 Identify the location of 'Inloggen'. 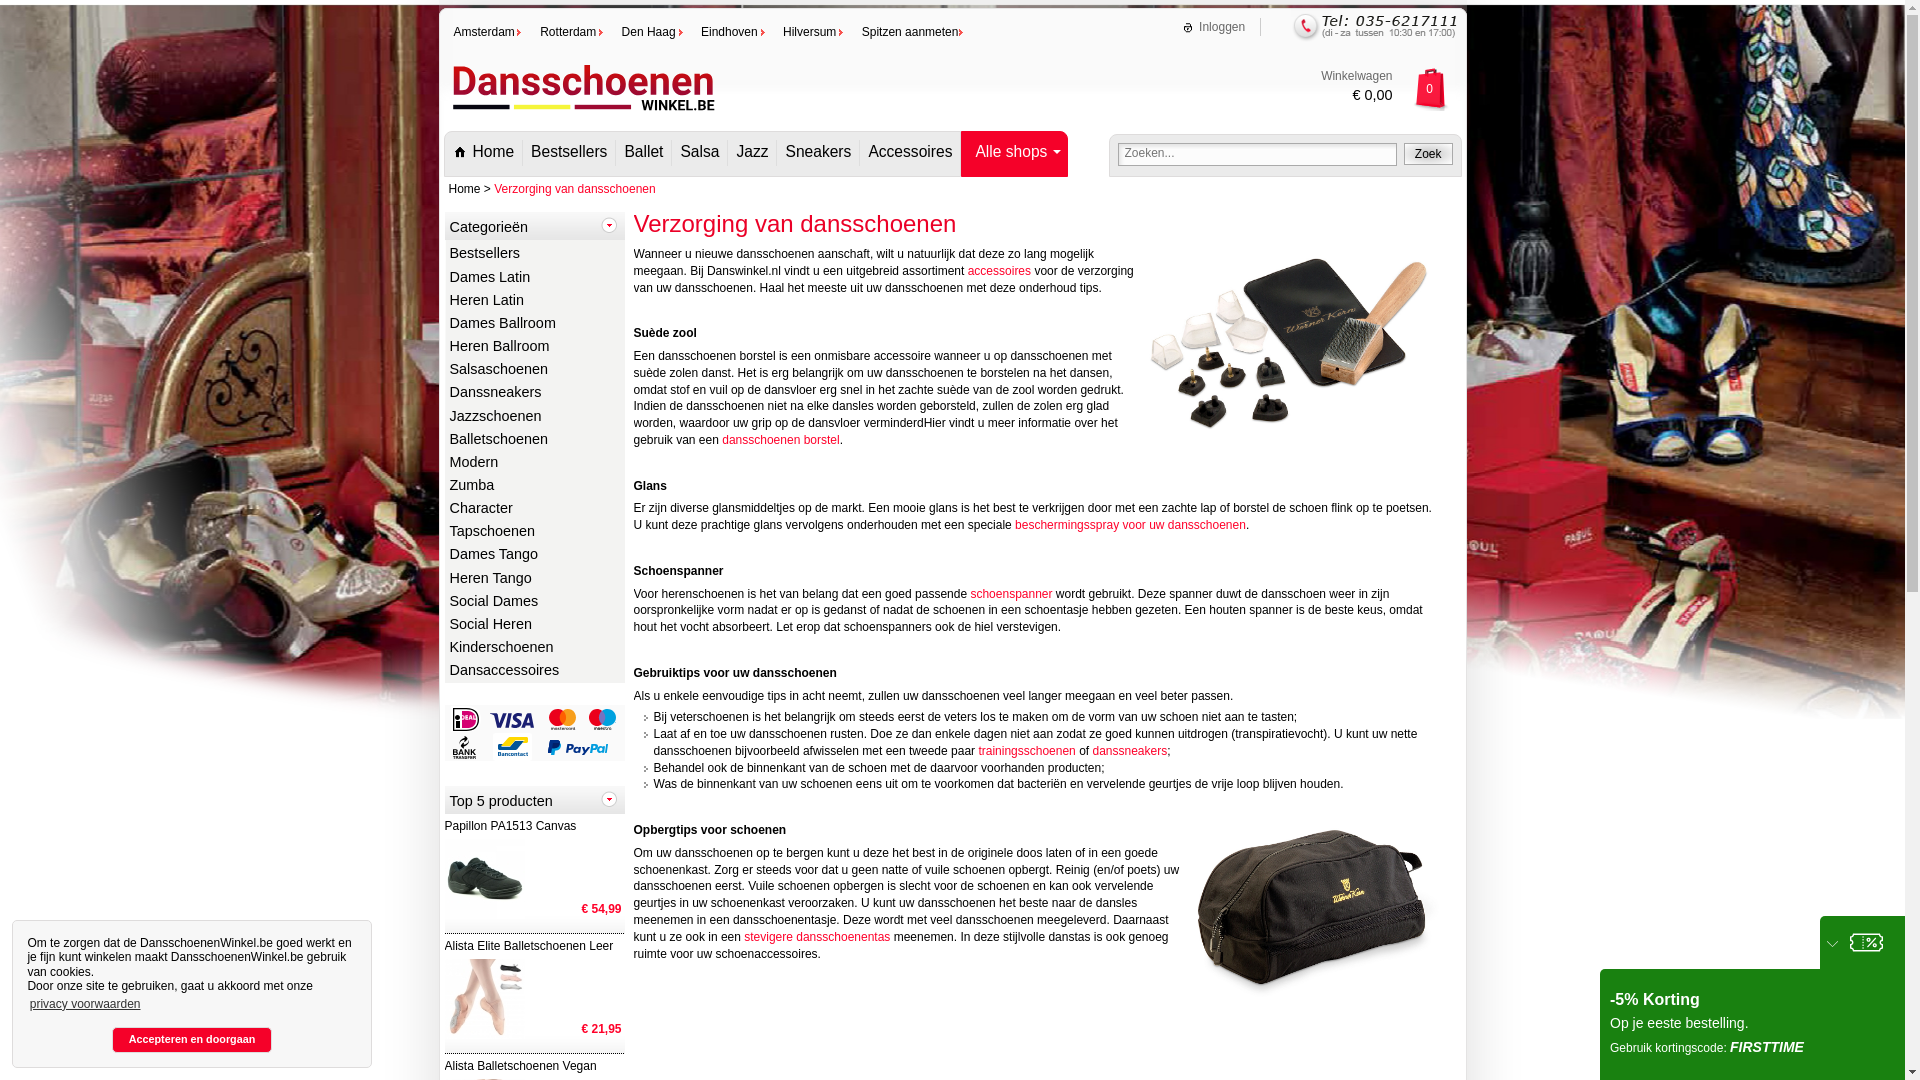
(1213, 27).